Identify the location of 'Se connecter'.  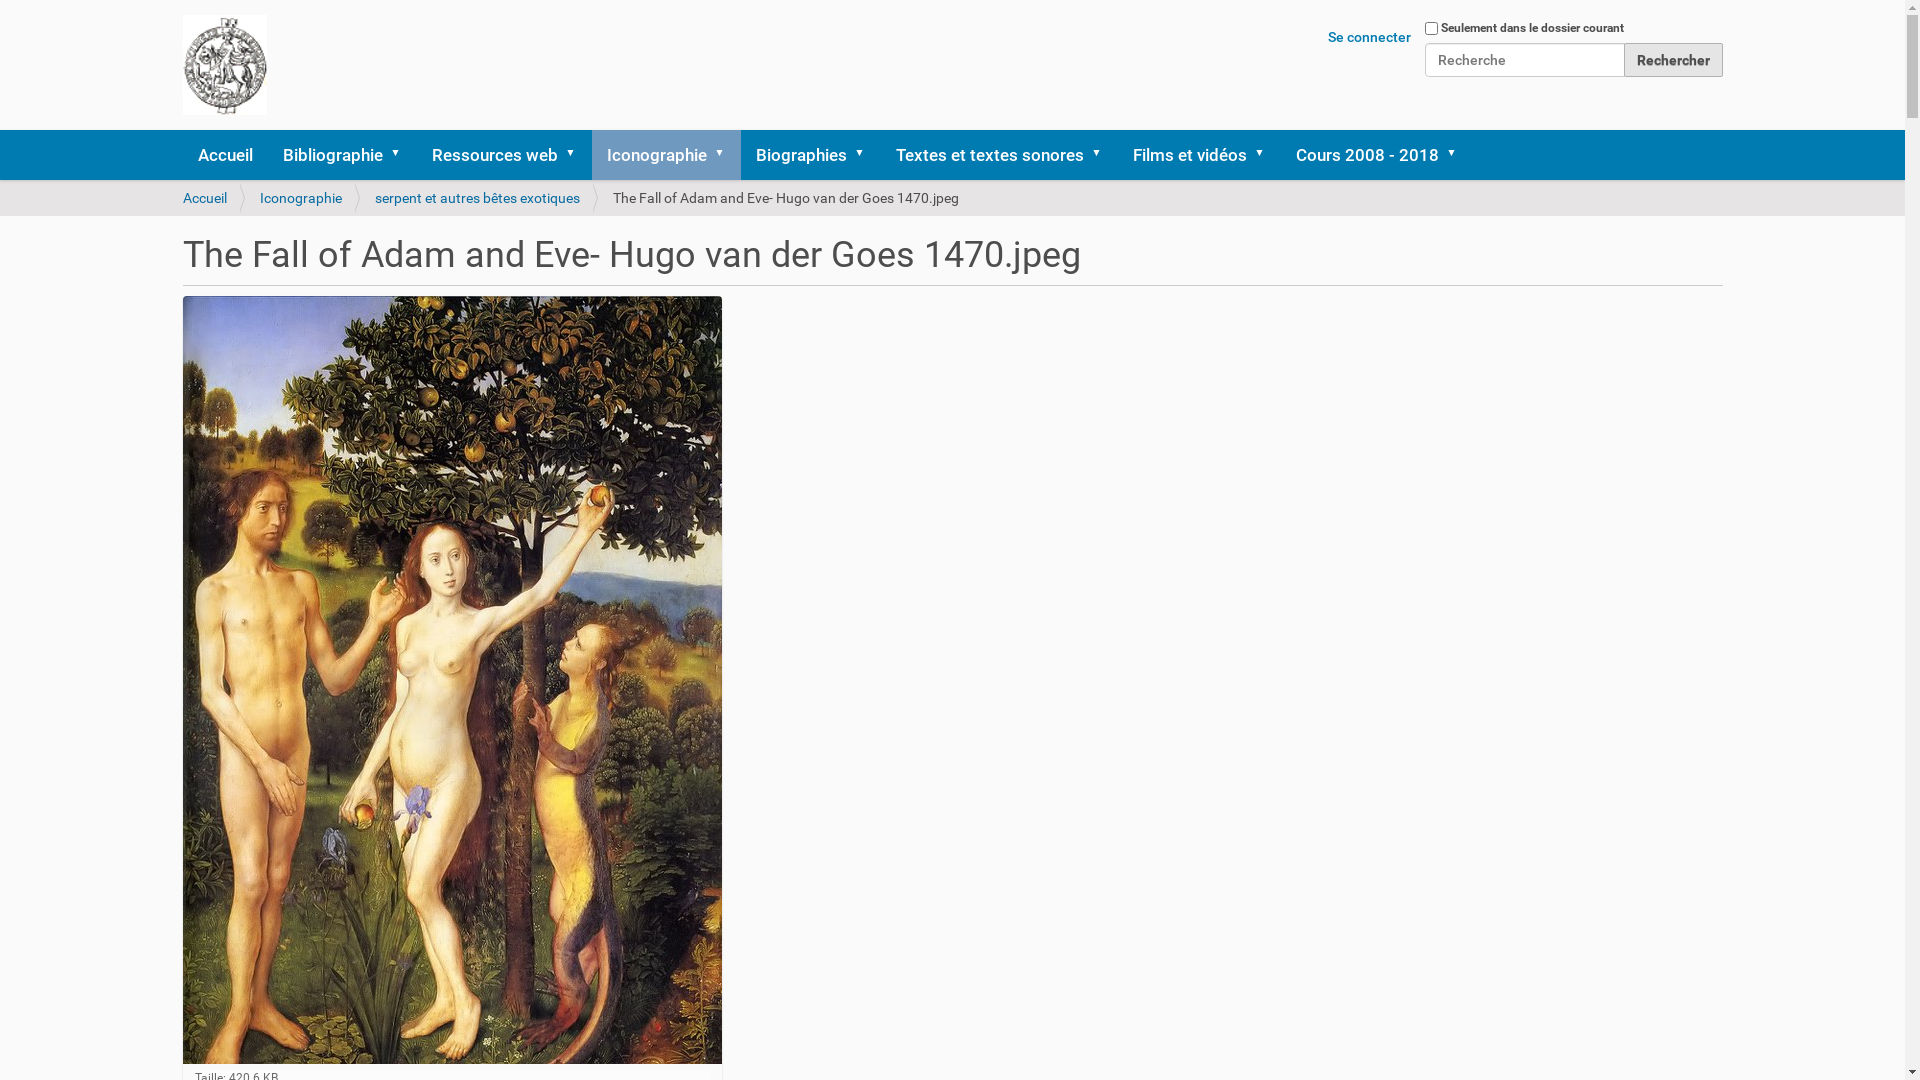
(1328, 37).